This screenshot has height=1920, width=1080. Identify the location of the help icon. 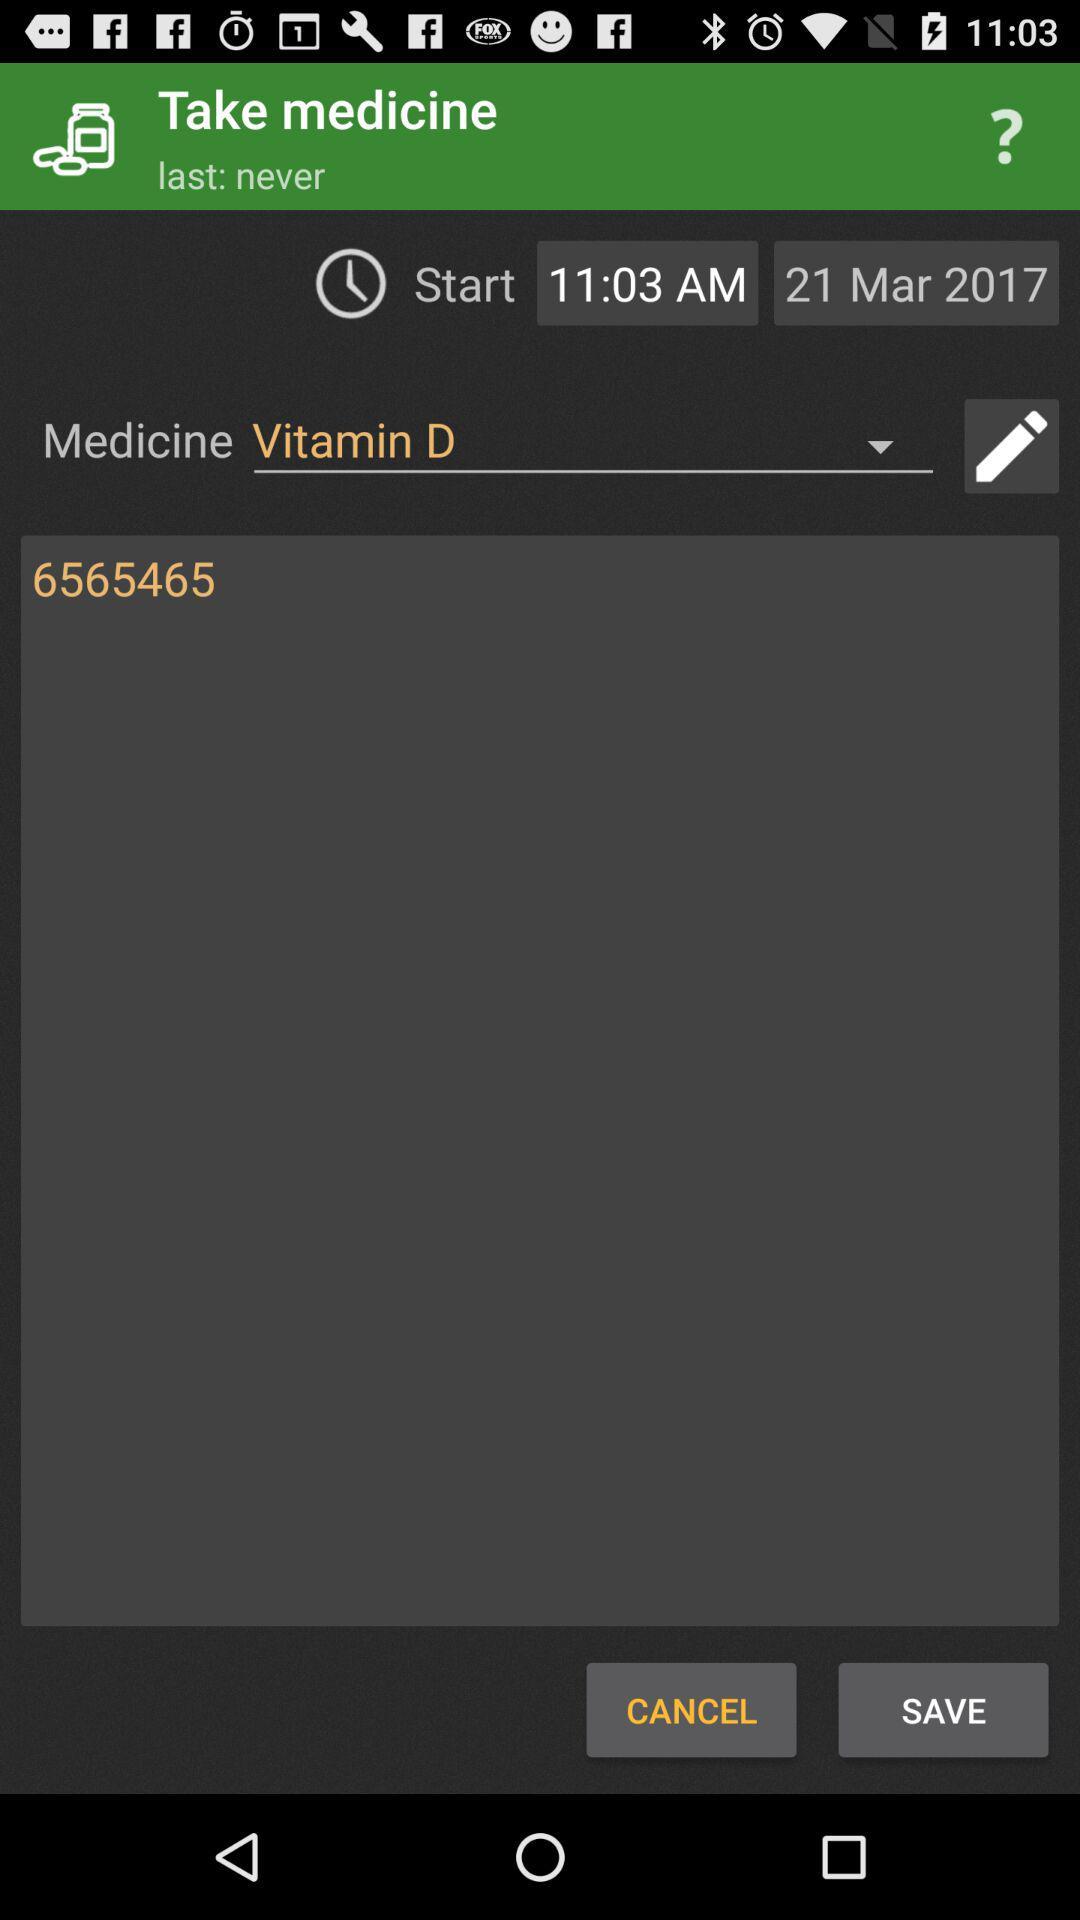
(1006, 145).